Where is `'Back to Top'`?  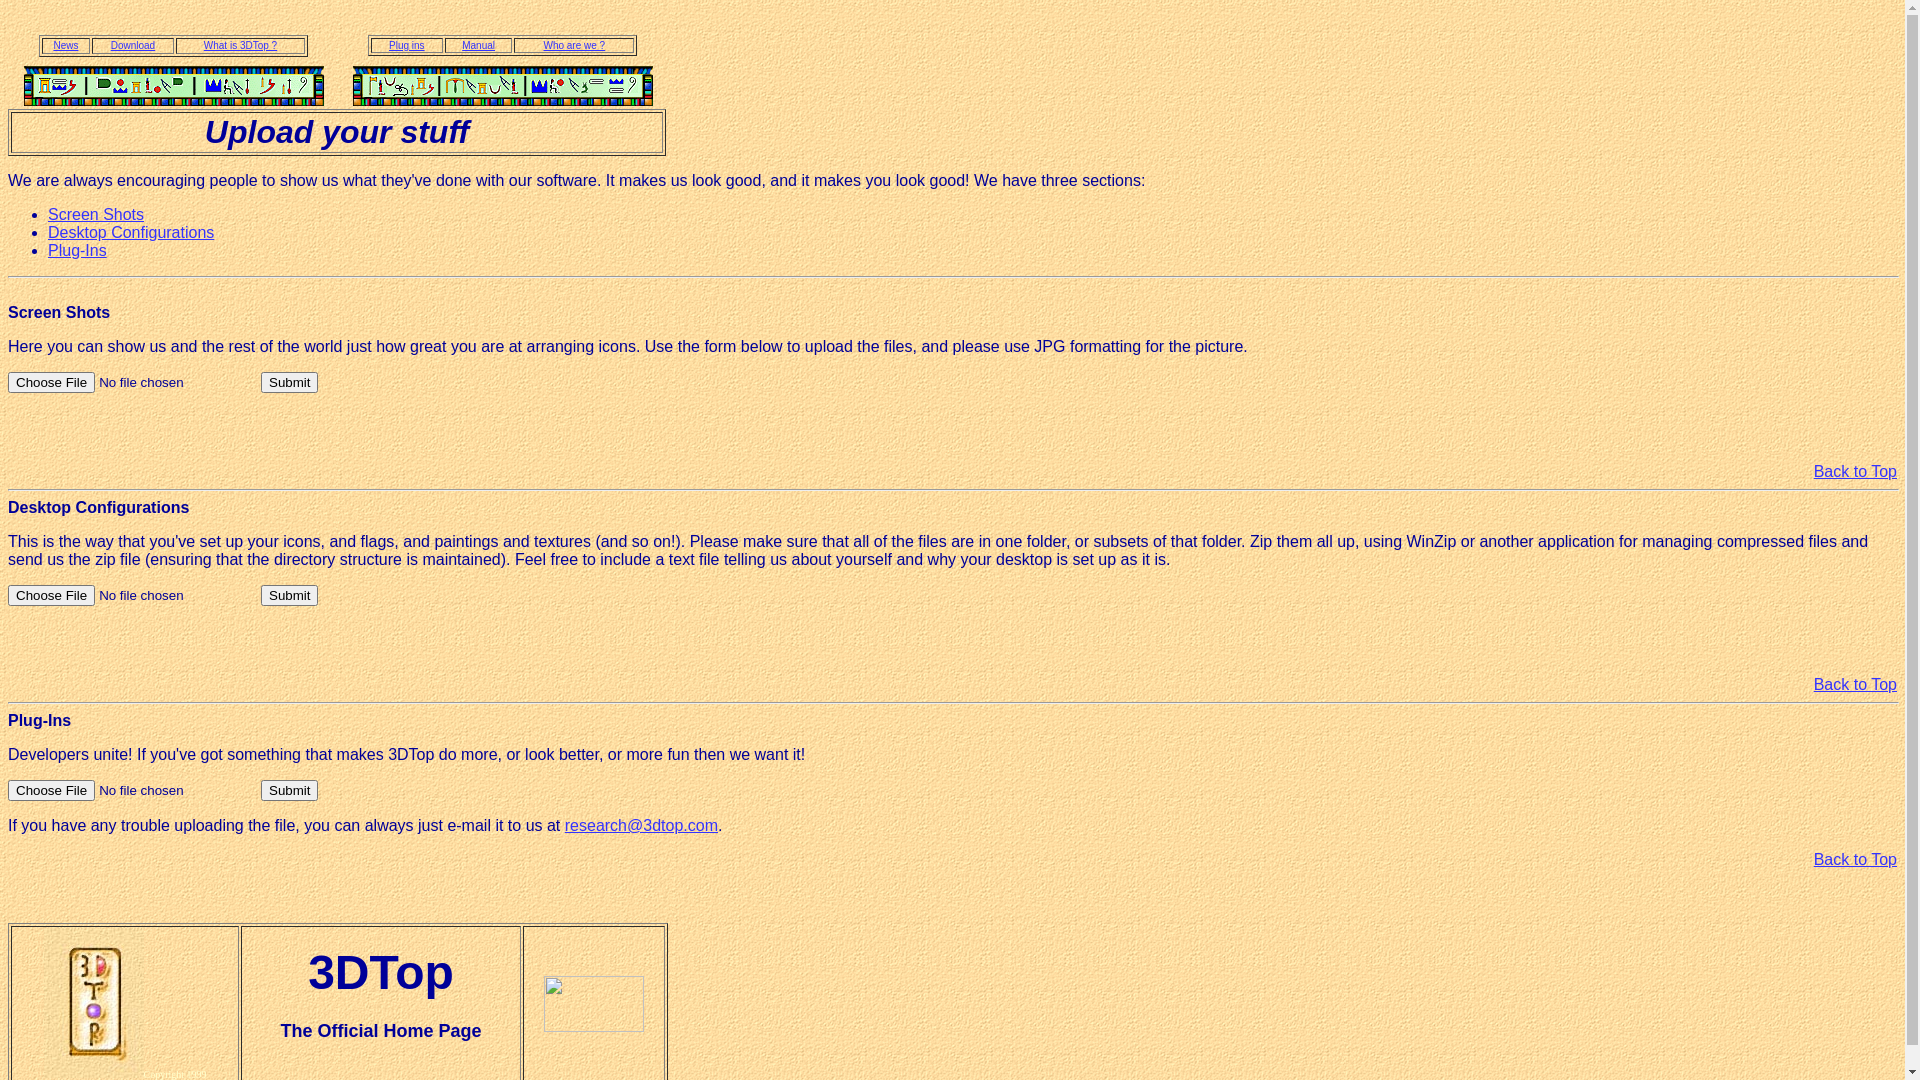 'Back to Top' is located at coordinates (1854, 683).